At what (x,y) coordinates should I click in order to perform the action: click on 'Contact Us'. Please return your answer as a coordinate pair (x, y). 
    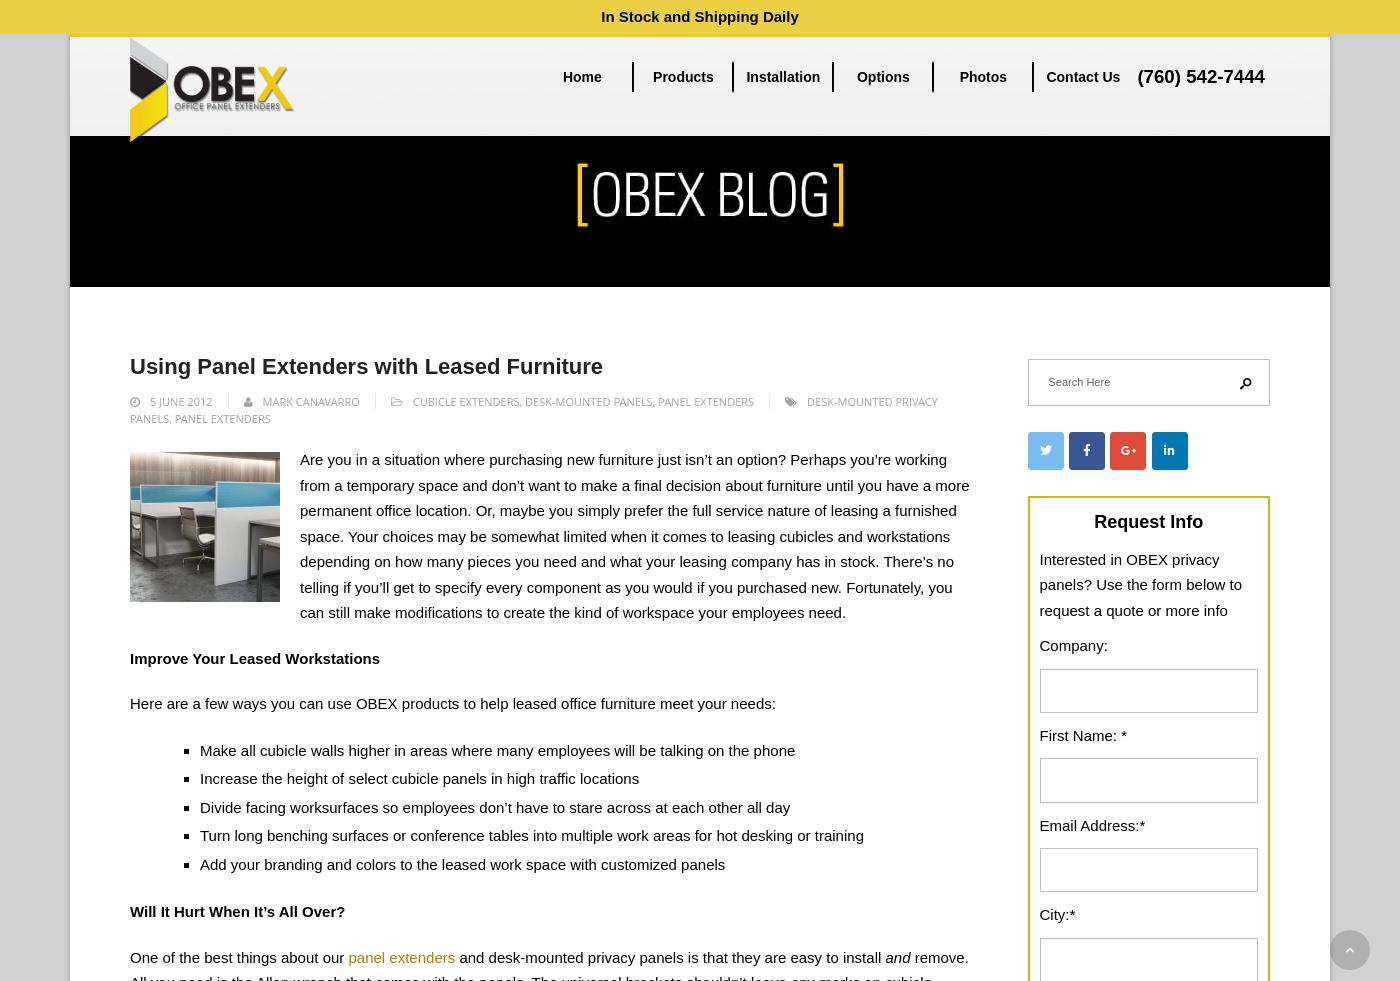
    Looking at the image, I should click on (1083, 75).